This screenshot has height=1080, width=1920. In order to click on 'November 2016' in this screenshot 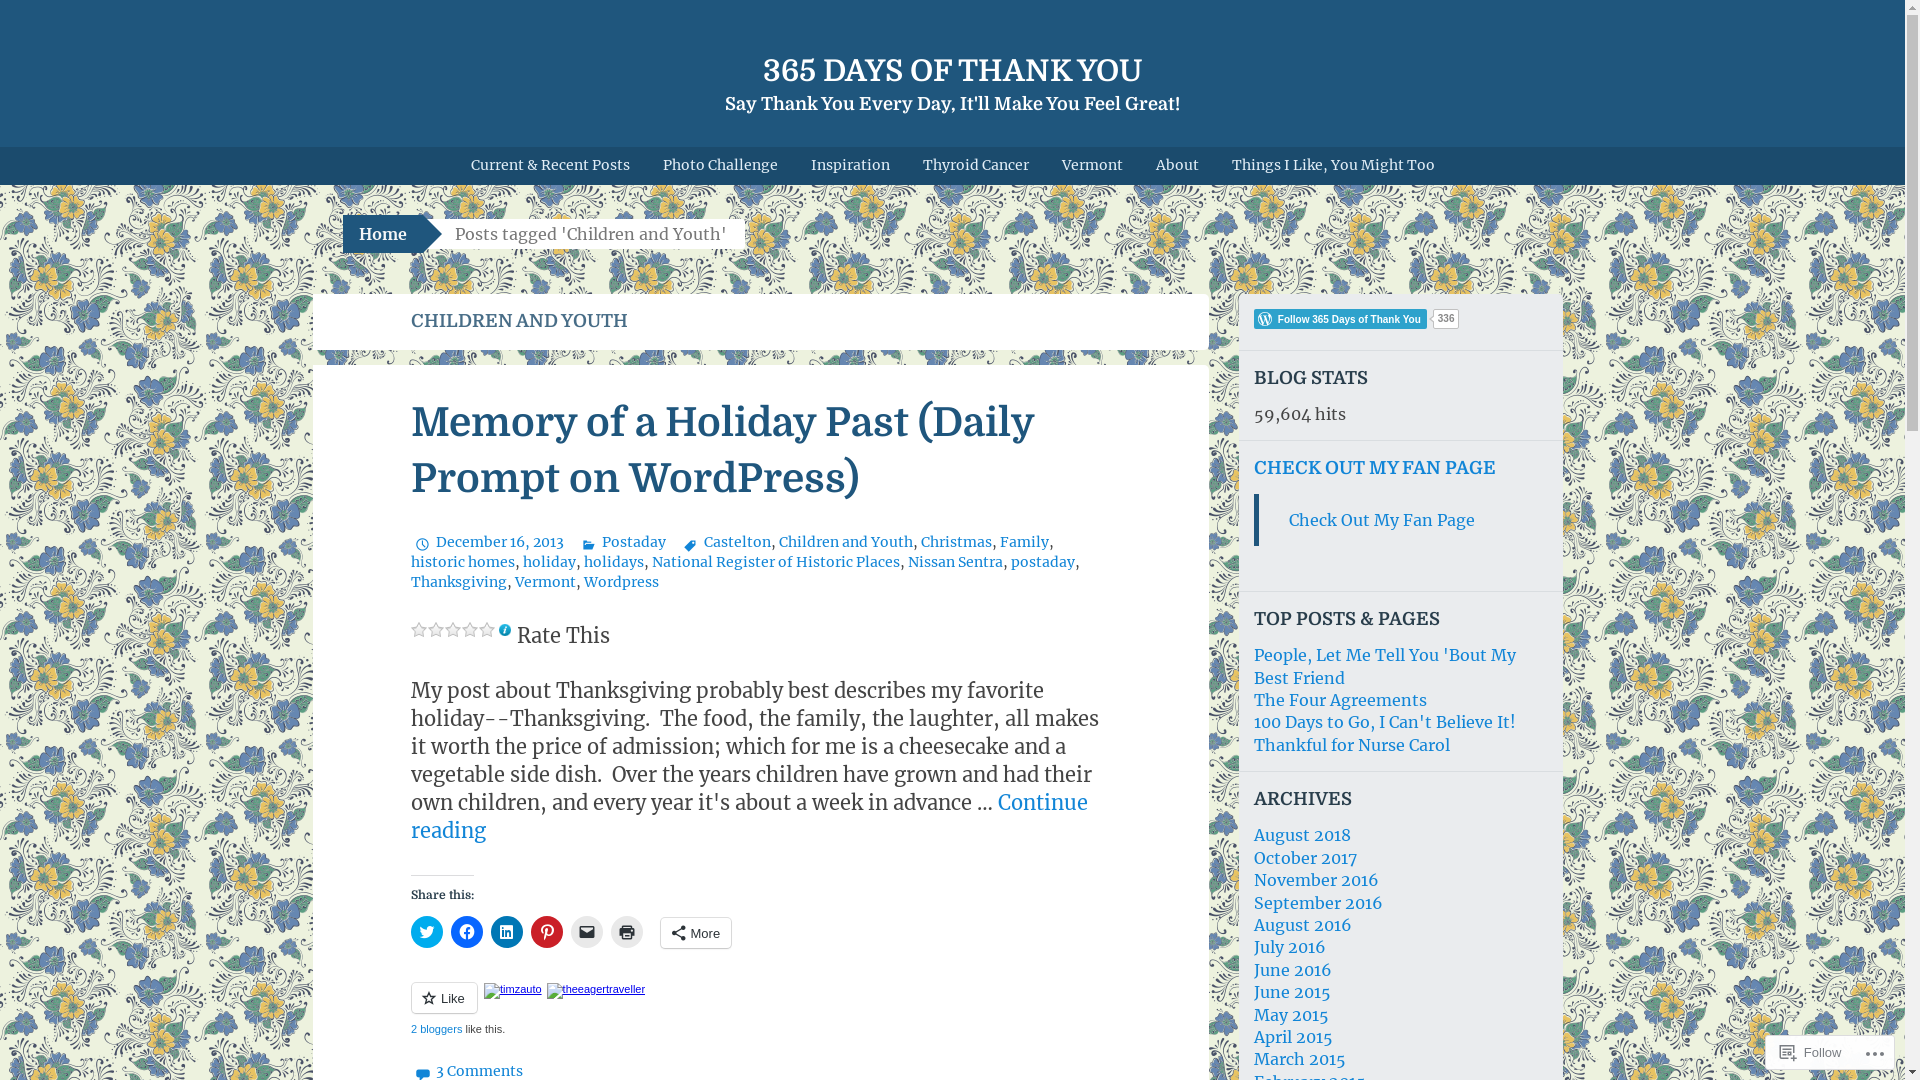, I will do `click(1316, 878)`.